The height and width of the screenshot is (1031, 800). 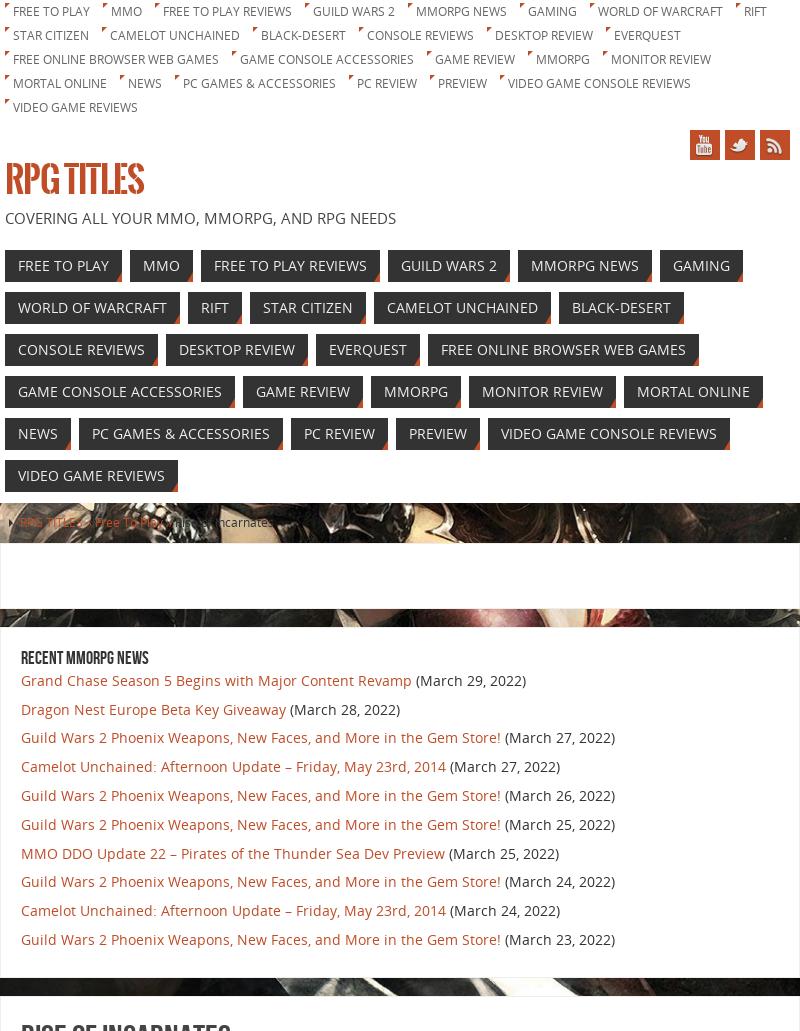 What do you see at coordinates (660, 59) in the screenshot?
I see `'Monitor Review'` at bounding box center [660, 59].